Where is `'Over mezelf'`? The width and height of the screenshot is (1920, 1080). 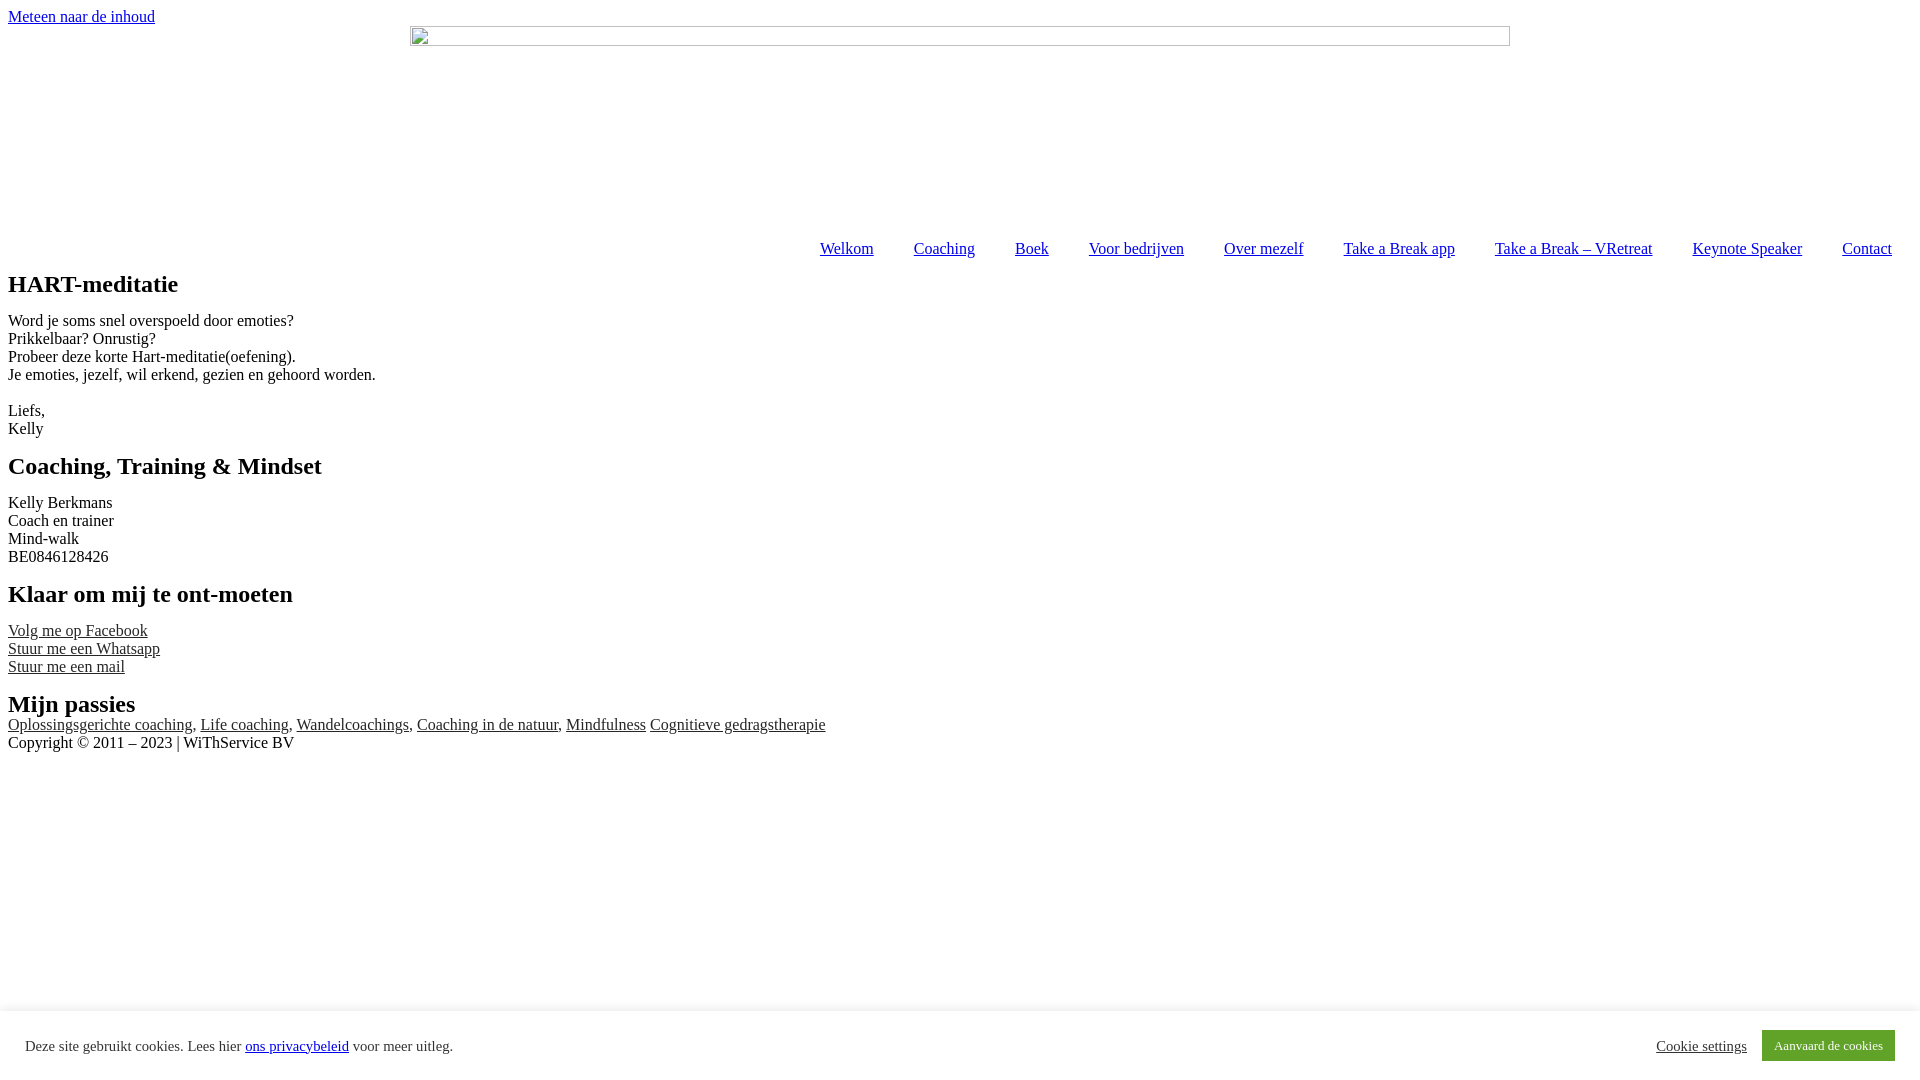
'Over mezelf' is located at coordinates (1262, 248).